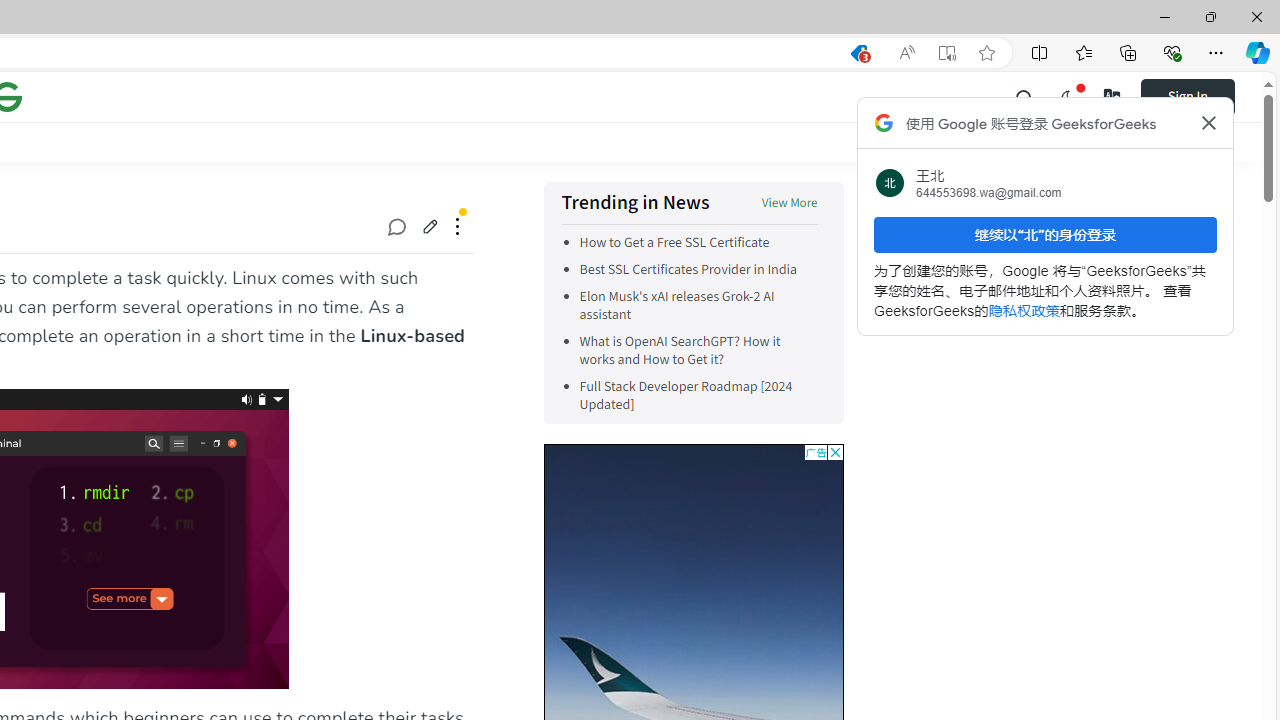 The image size is (1280, 720). Describe the element at coordinates (676, 306) in the screenshot. I see `'Elon Musk'` at that location.